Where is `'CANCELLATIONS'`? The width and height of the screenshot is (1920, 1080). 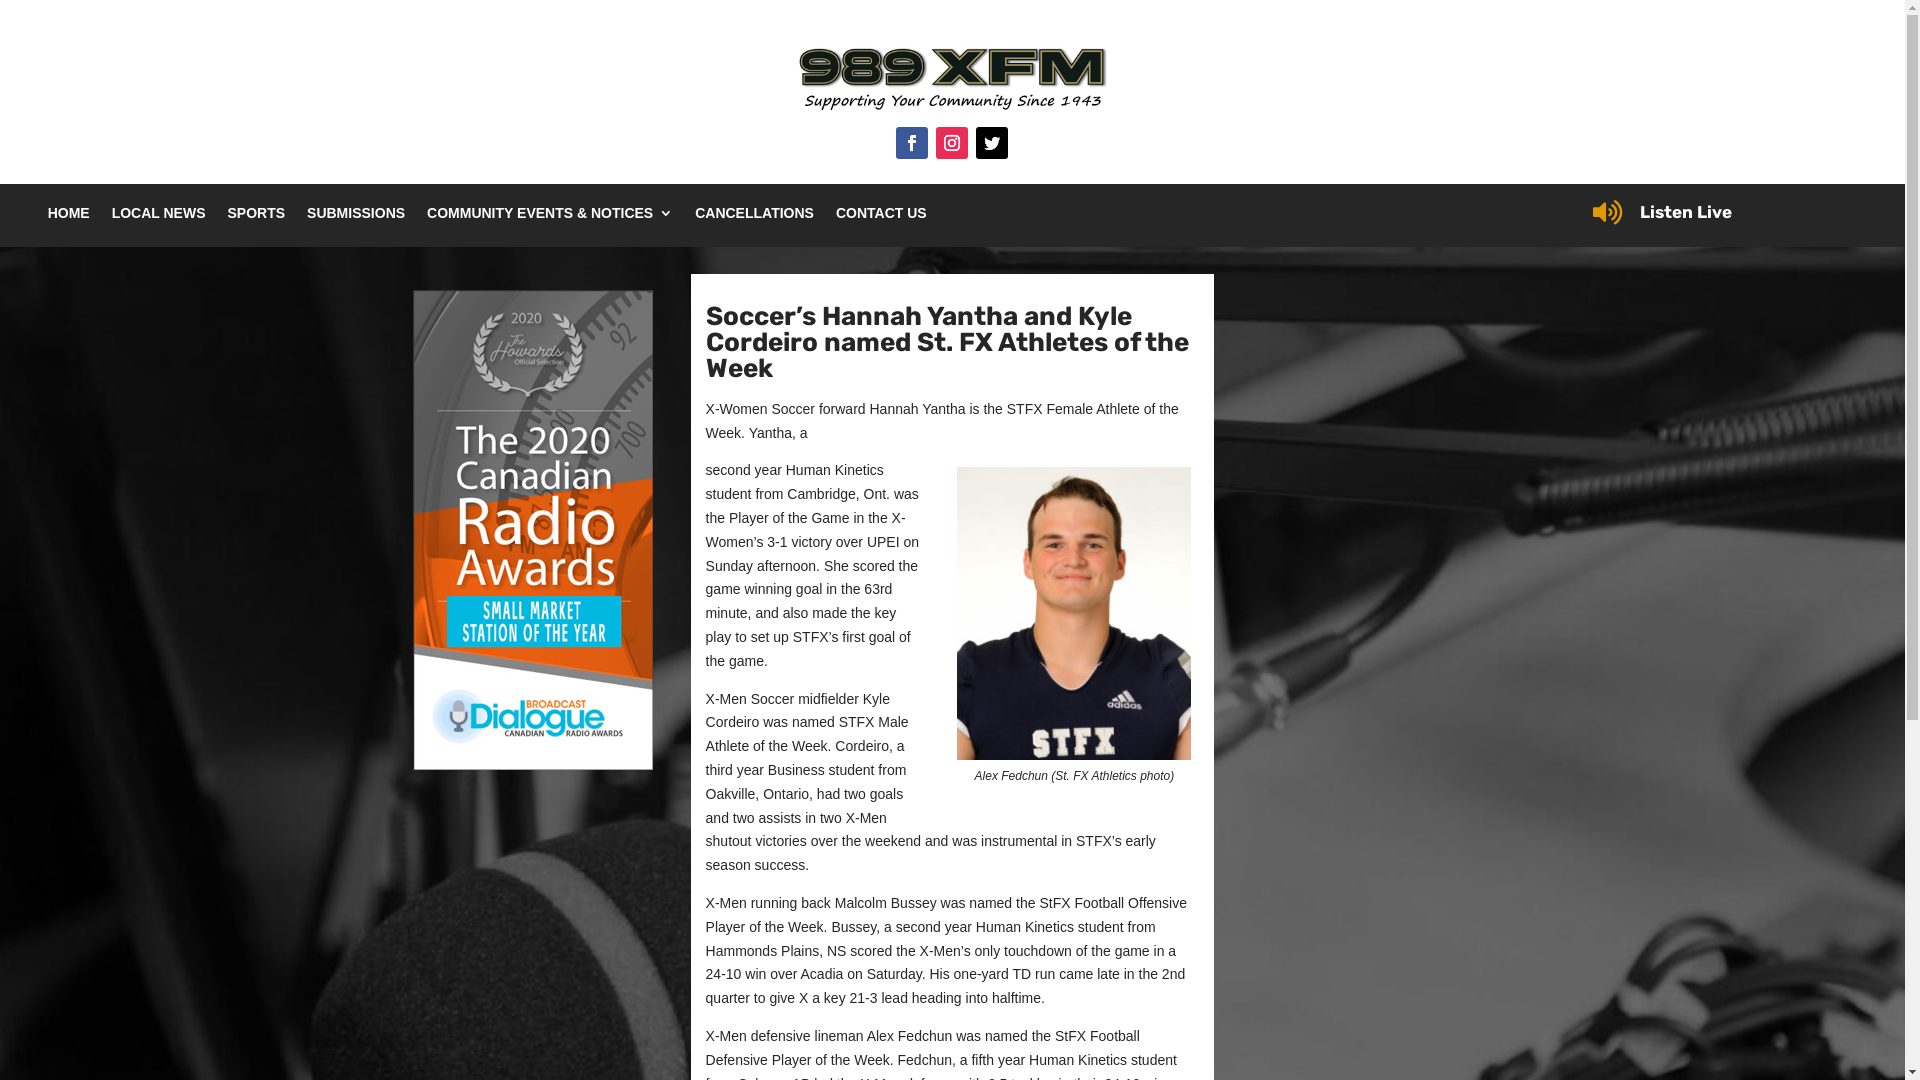
'CANCELLATIONS' is located at coordinates (753, 216).